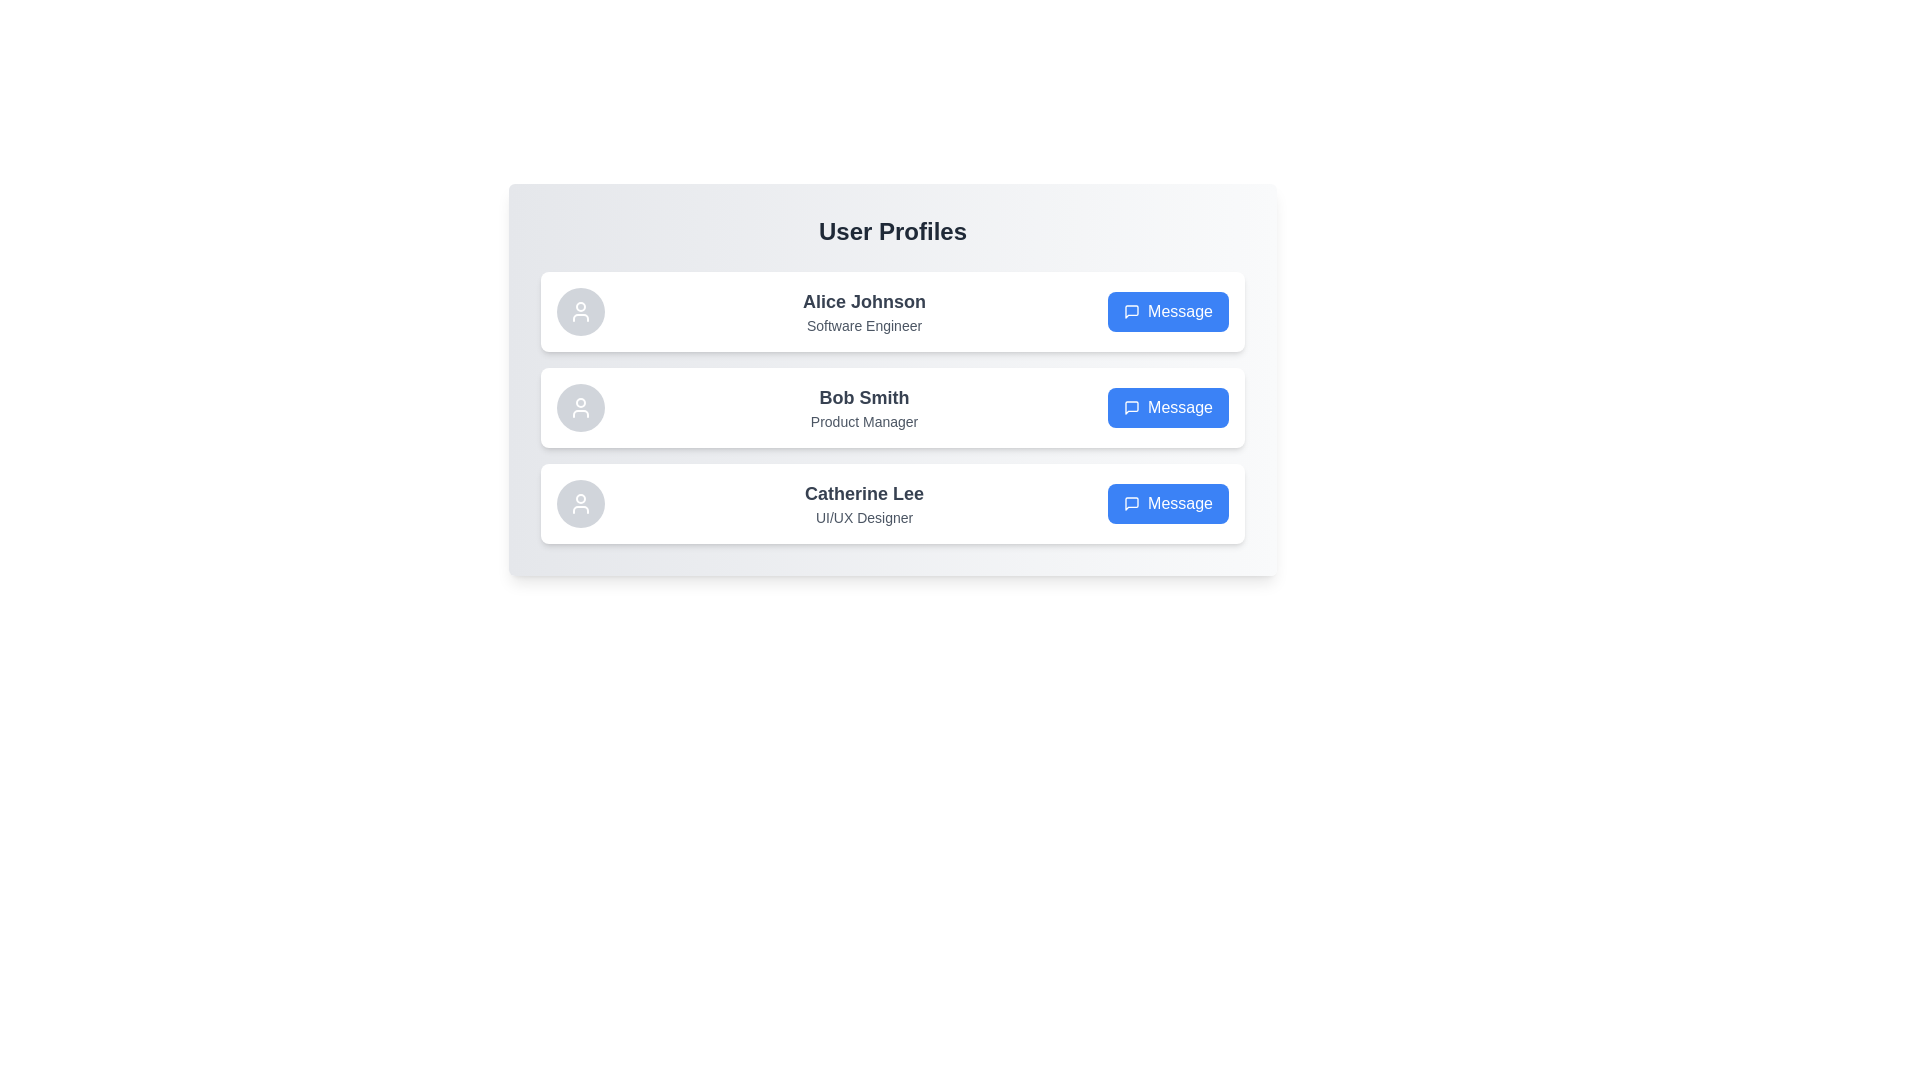  I want to click on the text of Catherine Lee to select it, so click(864, 493).